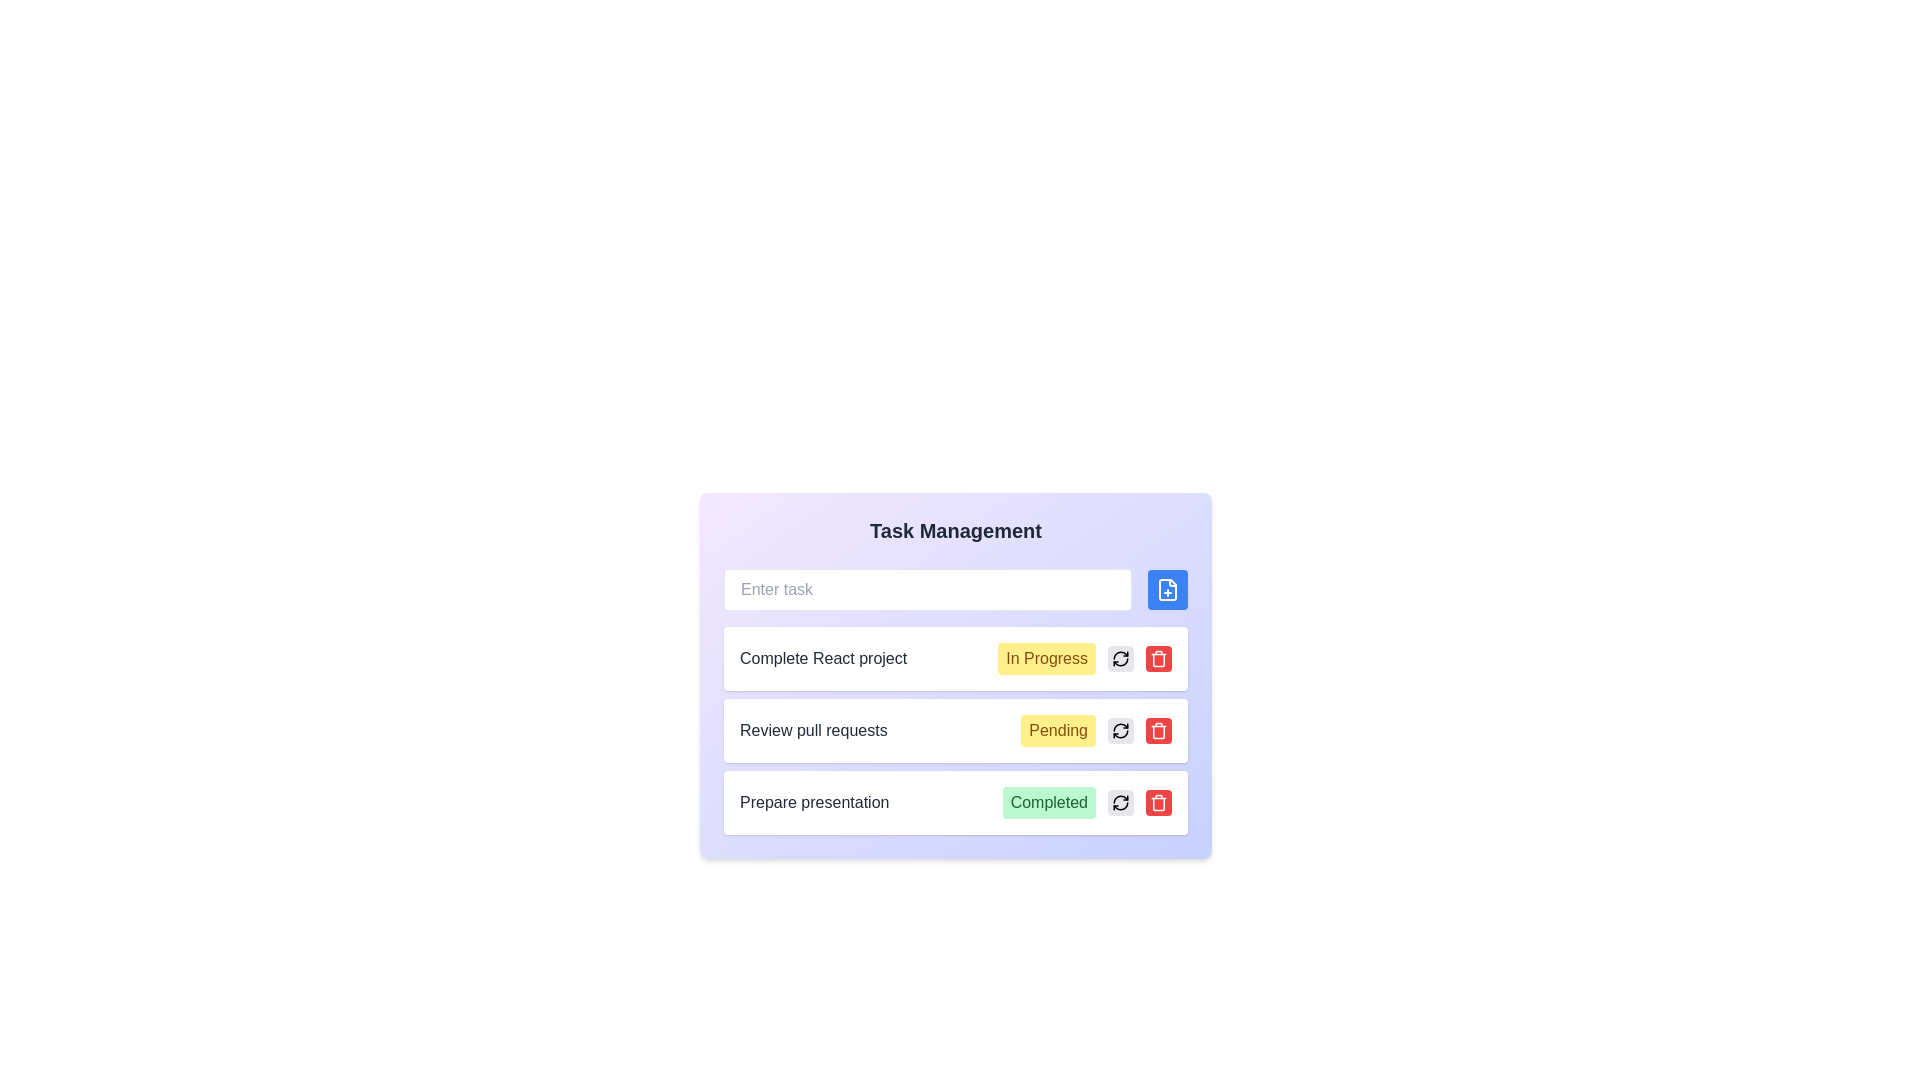 The height and width of the screenshot is (1080, 1920). Describe the element at coordinates (814, 801) in the screenshot. I see `the text label that says 'Prepare presentation', which is located in the bottom-most task row of the task management list interface, to the left of the 'Completed' indicator badge` at that location.